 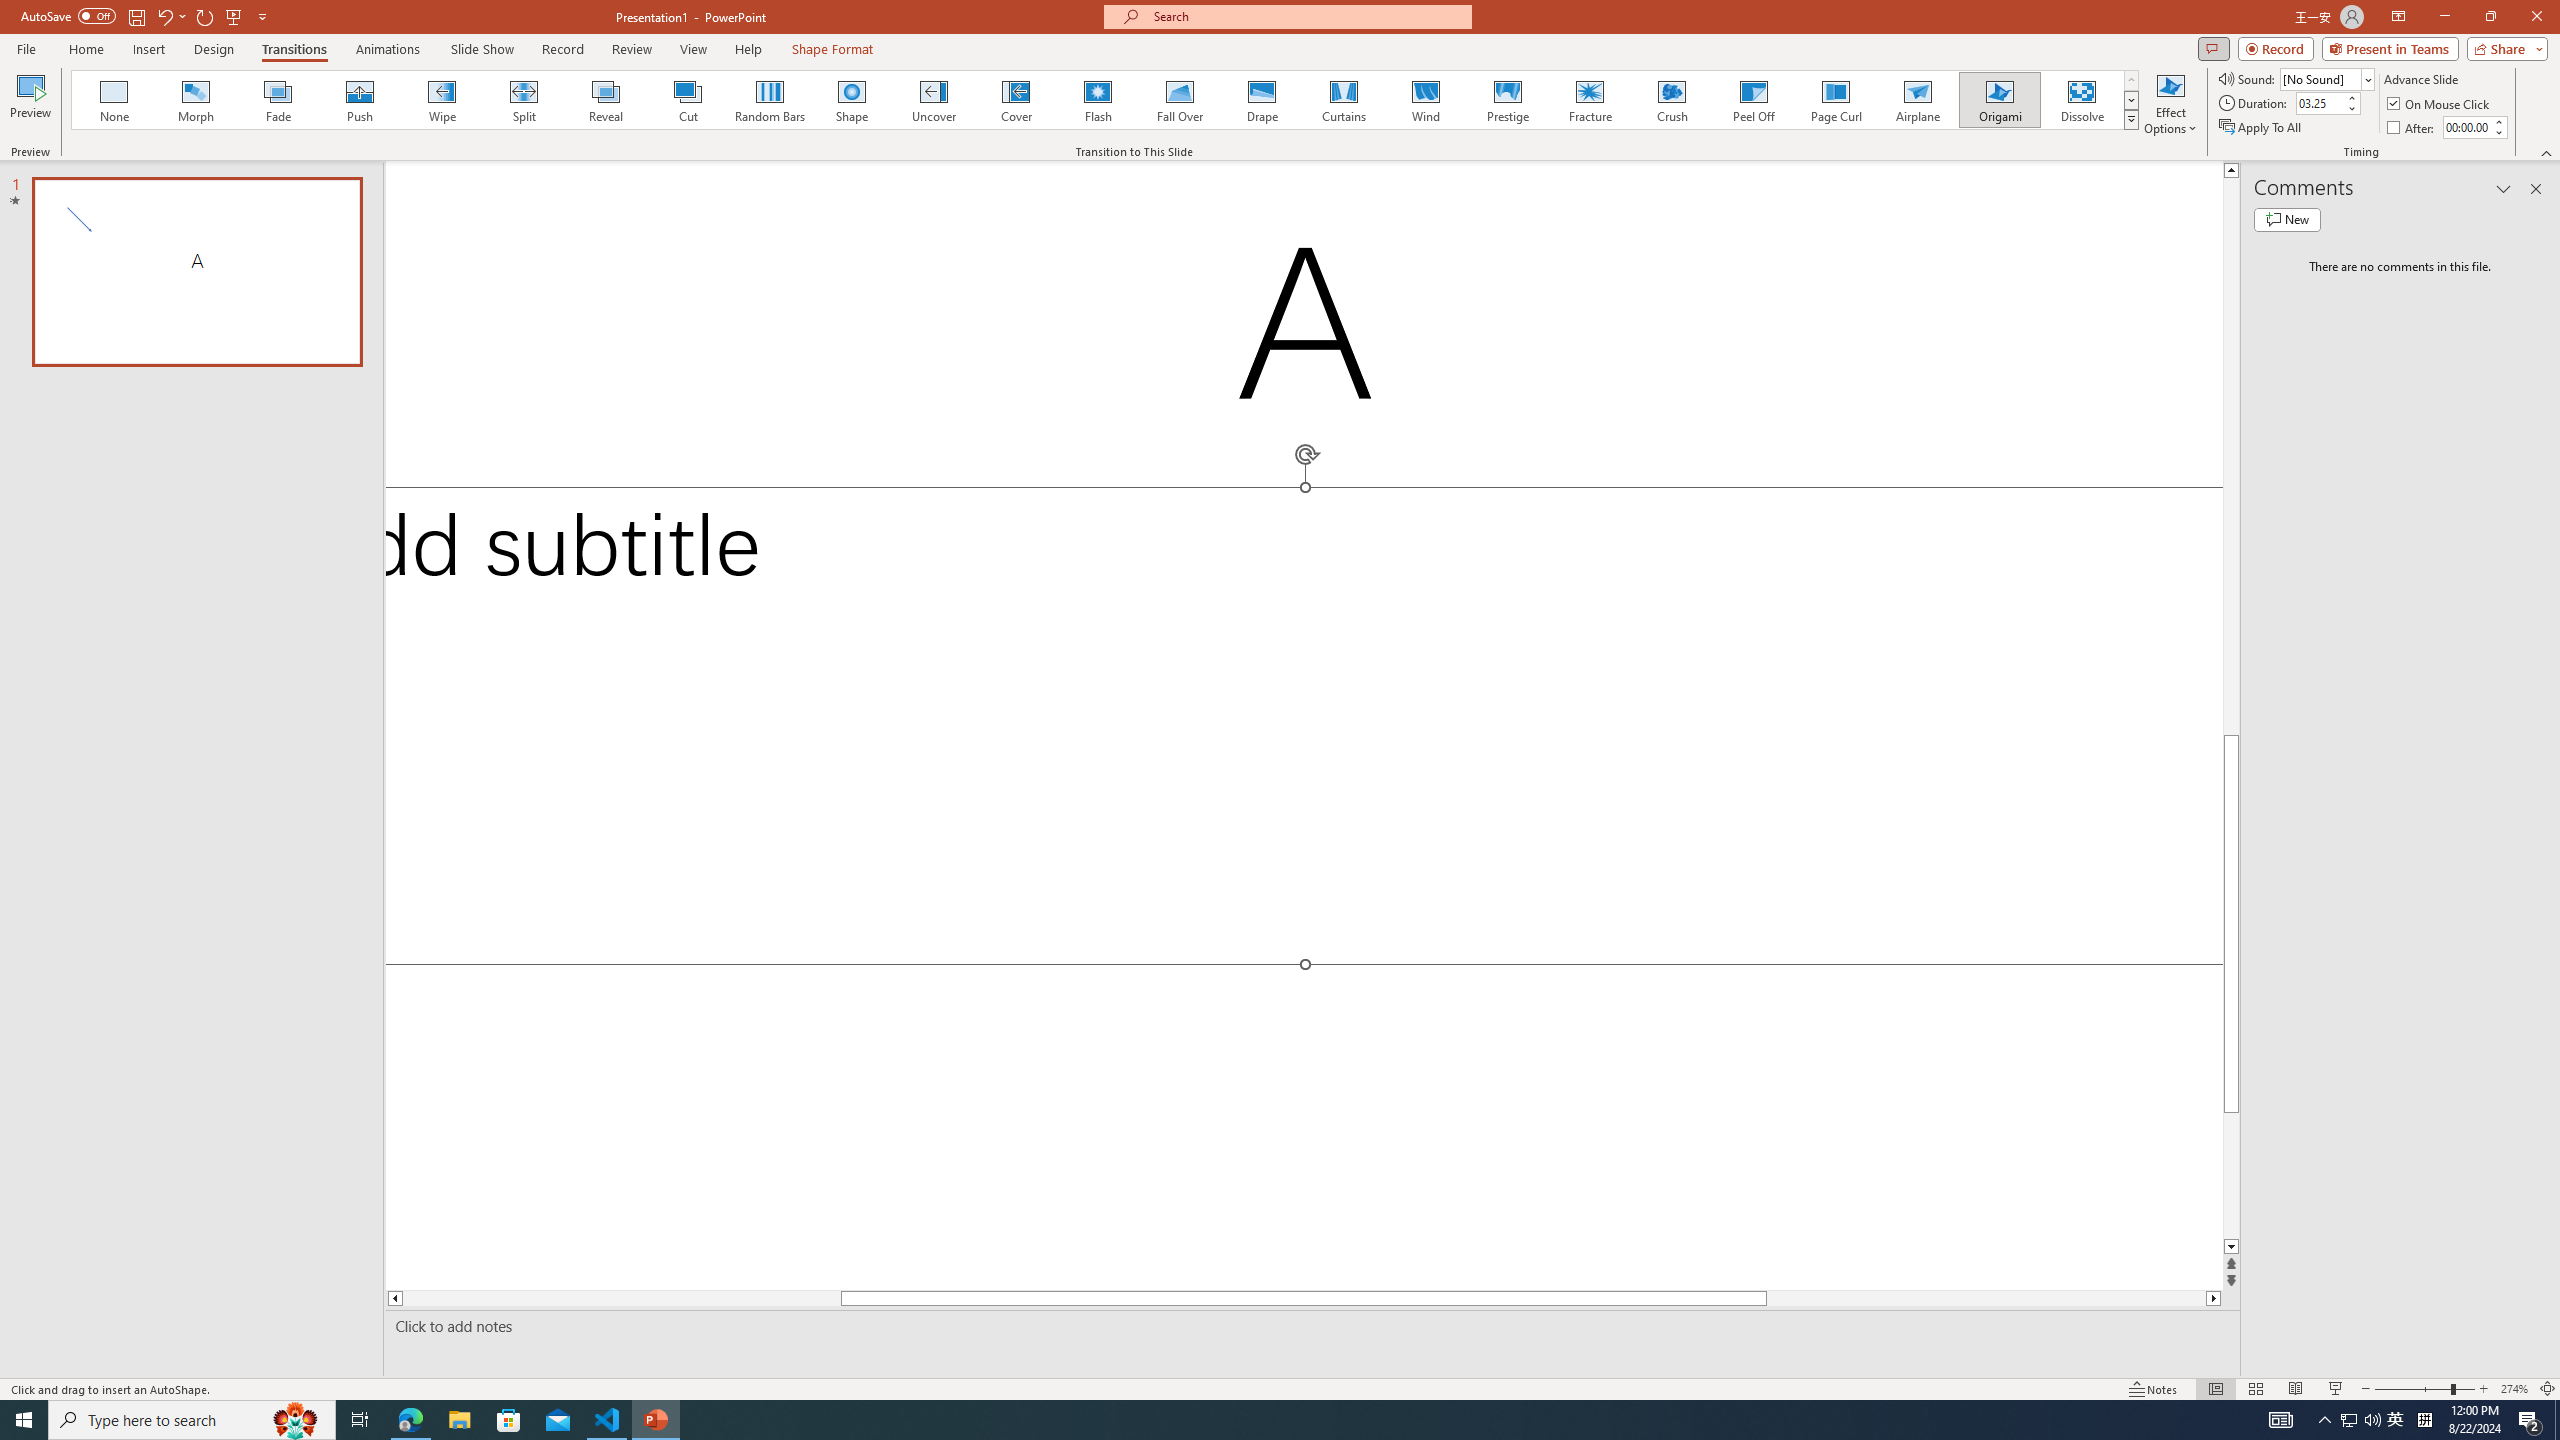 I want to click on 'Fracture', so click(x=1589, y=99).